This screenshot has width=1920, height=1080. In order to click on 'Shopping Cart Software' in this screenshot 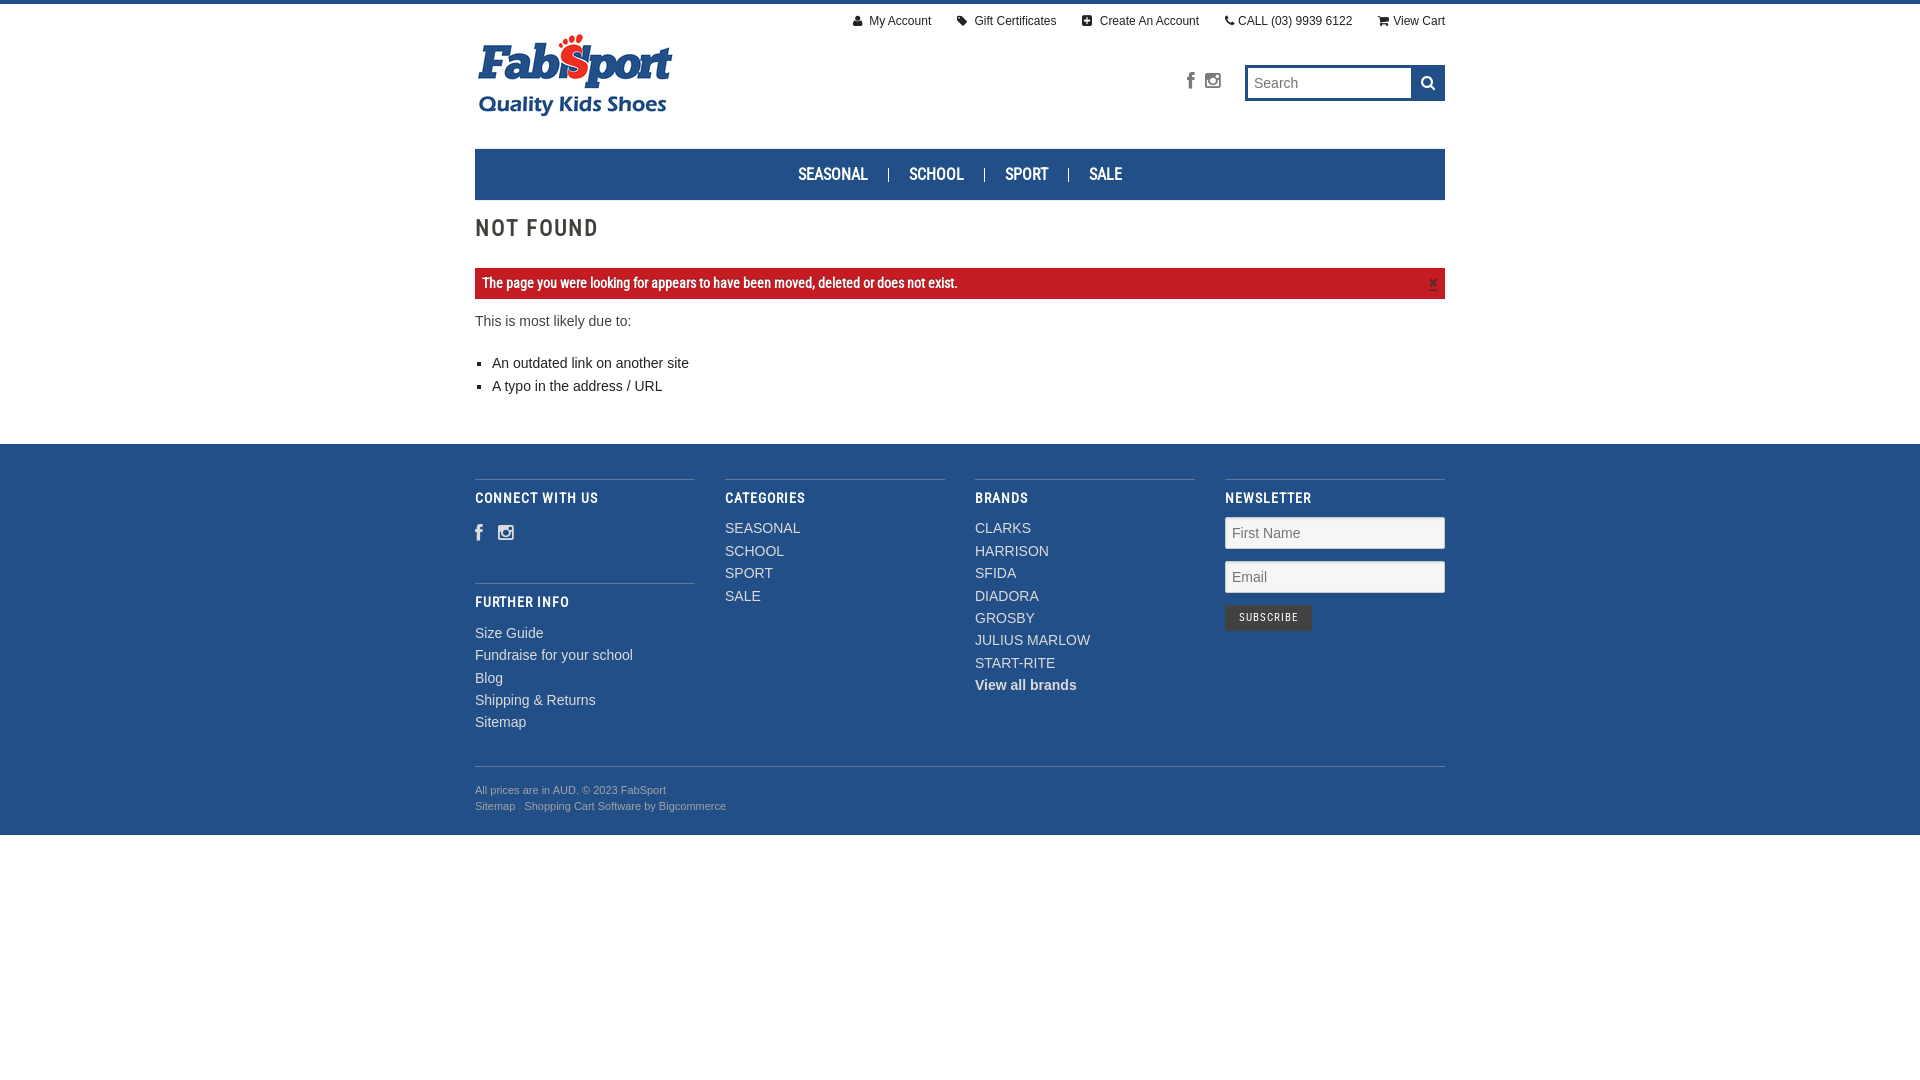, I will do `click(581, 805)`.